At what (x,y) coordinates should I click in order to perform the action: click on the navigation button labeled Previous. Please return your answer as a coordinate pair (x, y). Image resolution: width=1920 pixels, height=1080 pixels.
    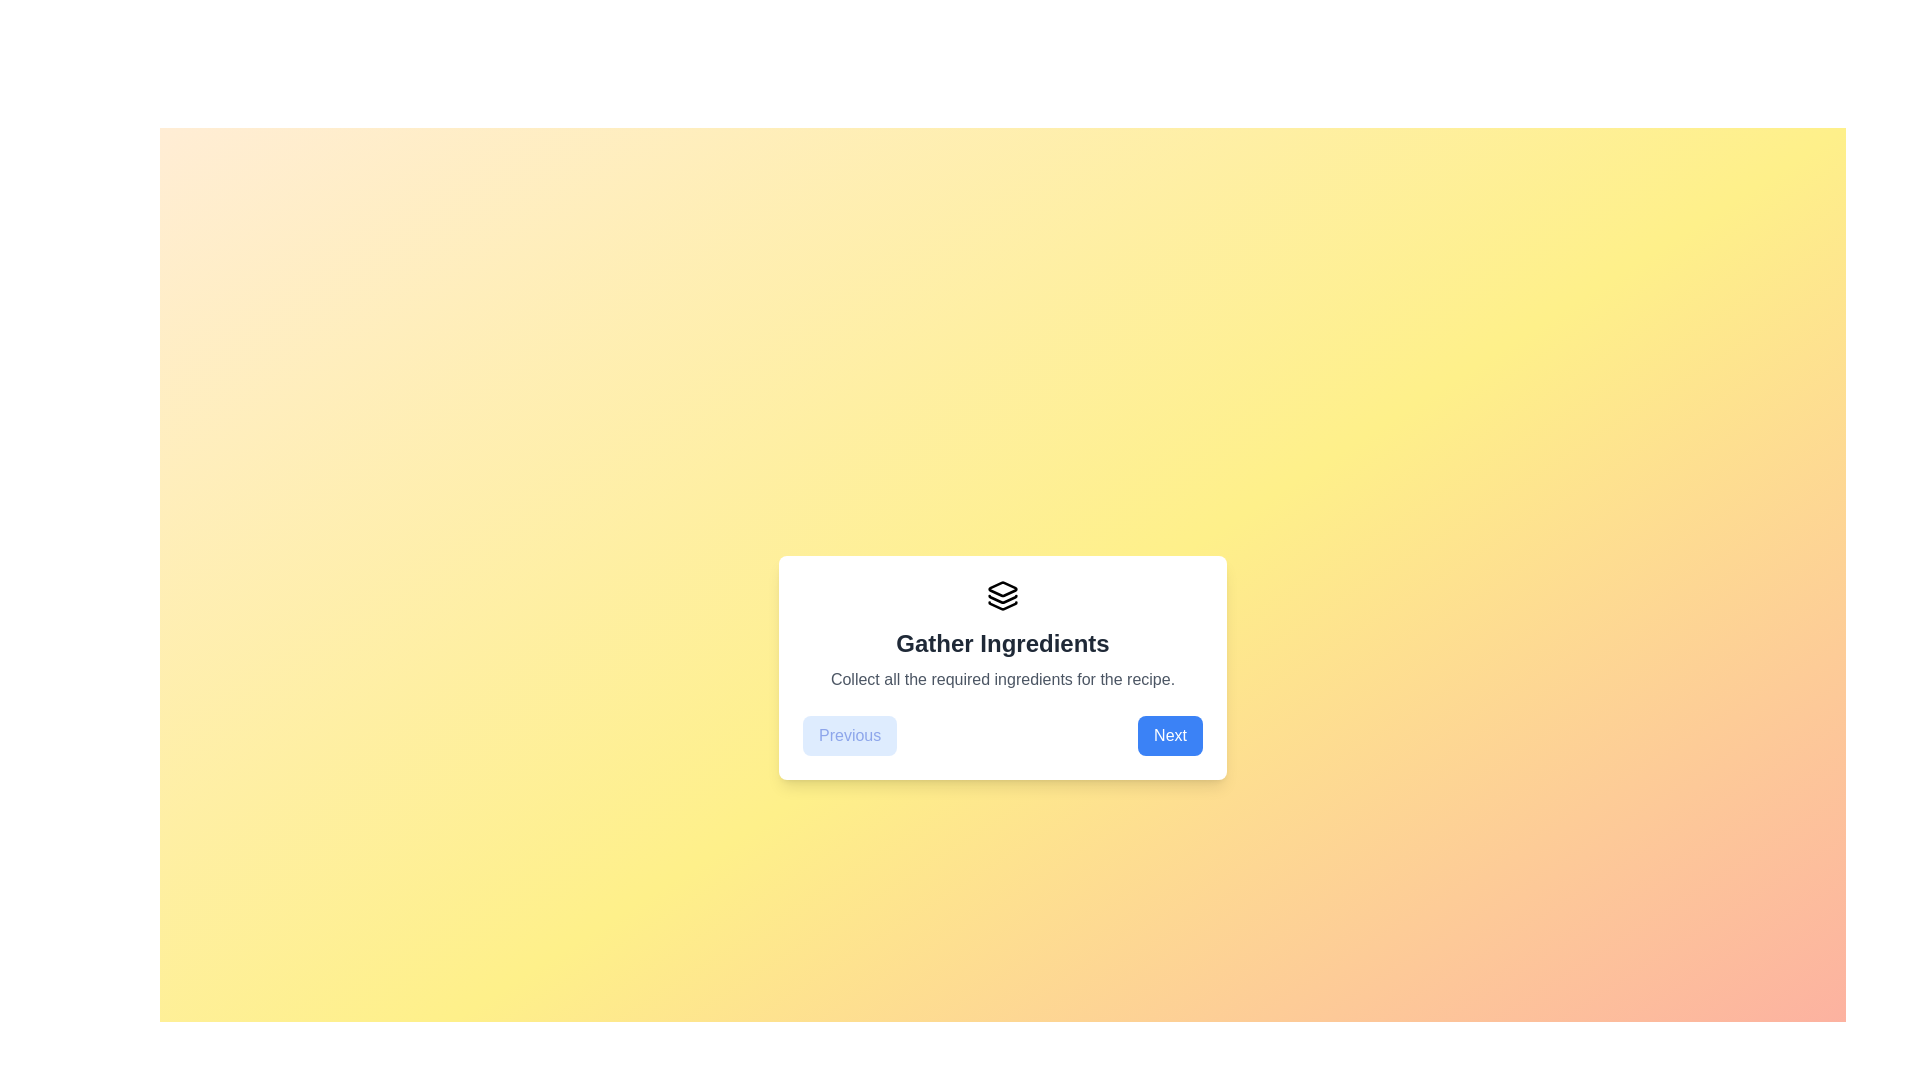
    Looking at the image, I should click on (850, 736).